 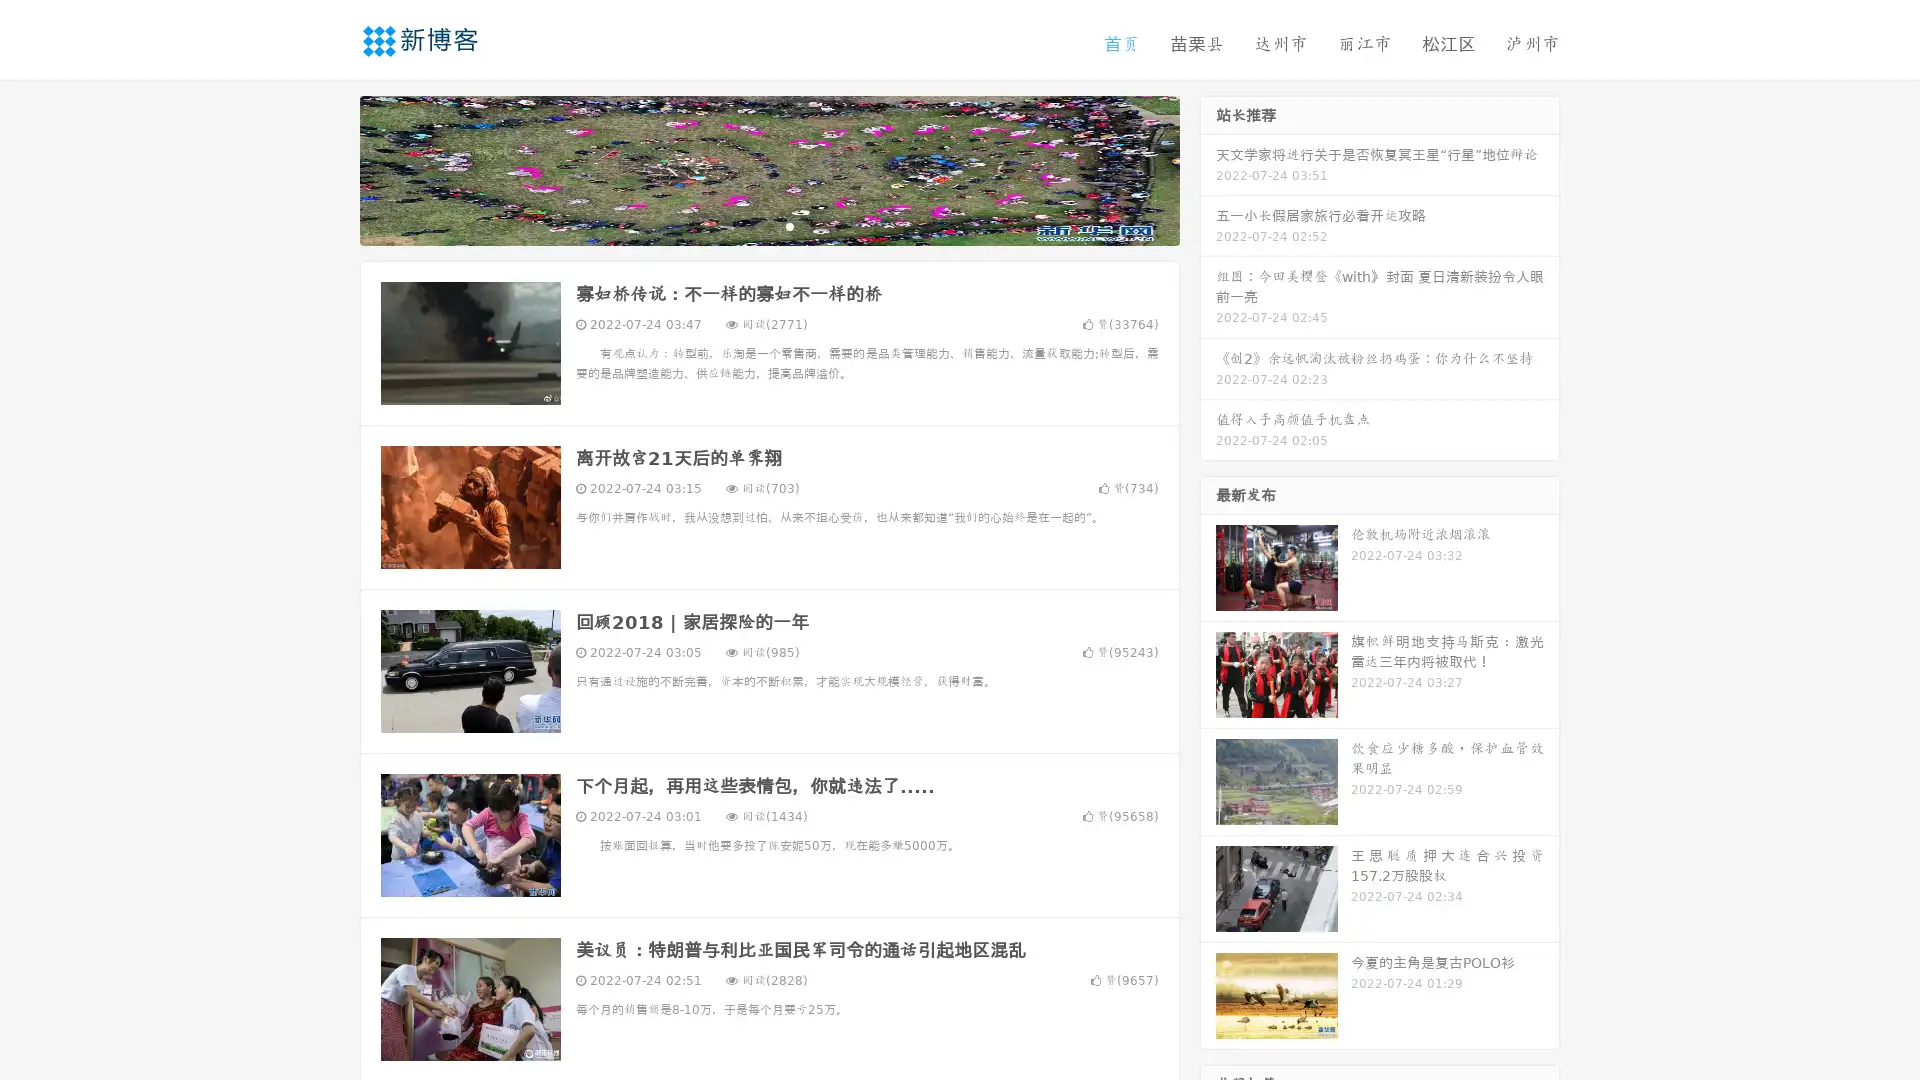 What do you see at coordinates (748, 225) in the screenshot?
I see `Go to slide 1` at bounding box center [748, 225].